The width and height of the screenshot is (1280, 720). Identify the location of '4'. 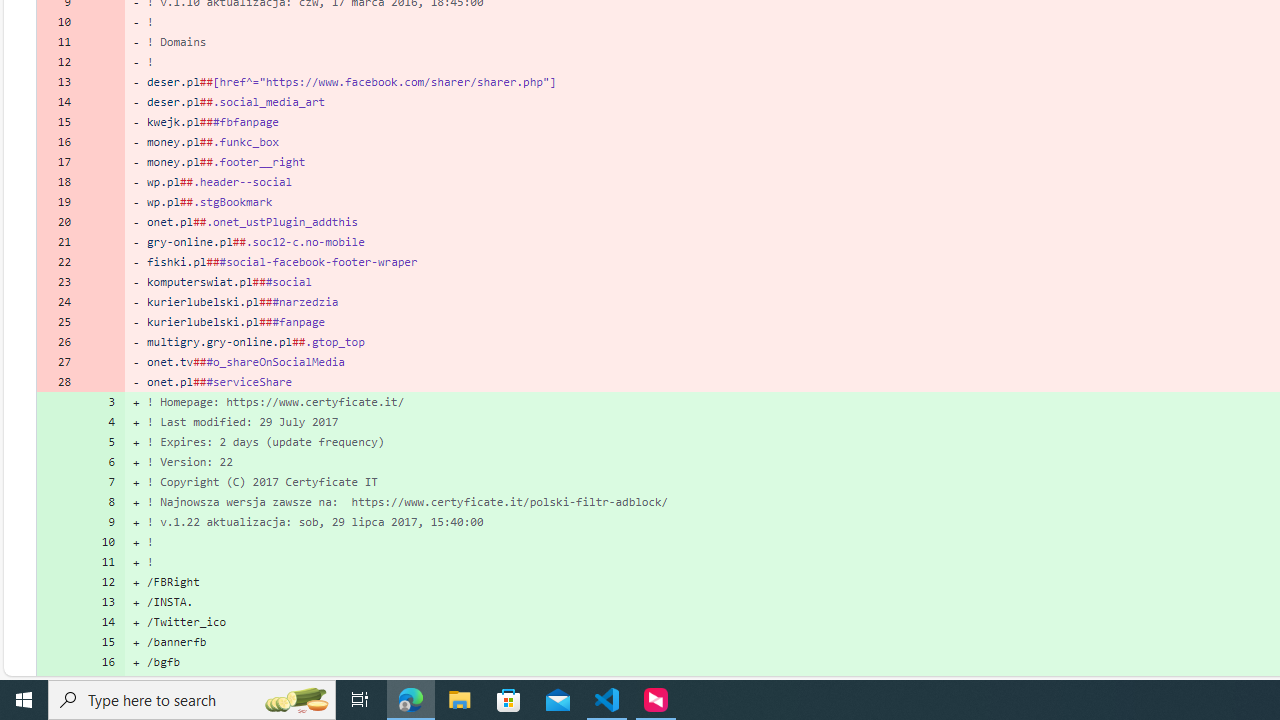
(102, 420).